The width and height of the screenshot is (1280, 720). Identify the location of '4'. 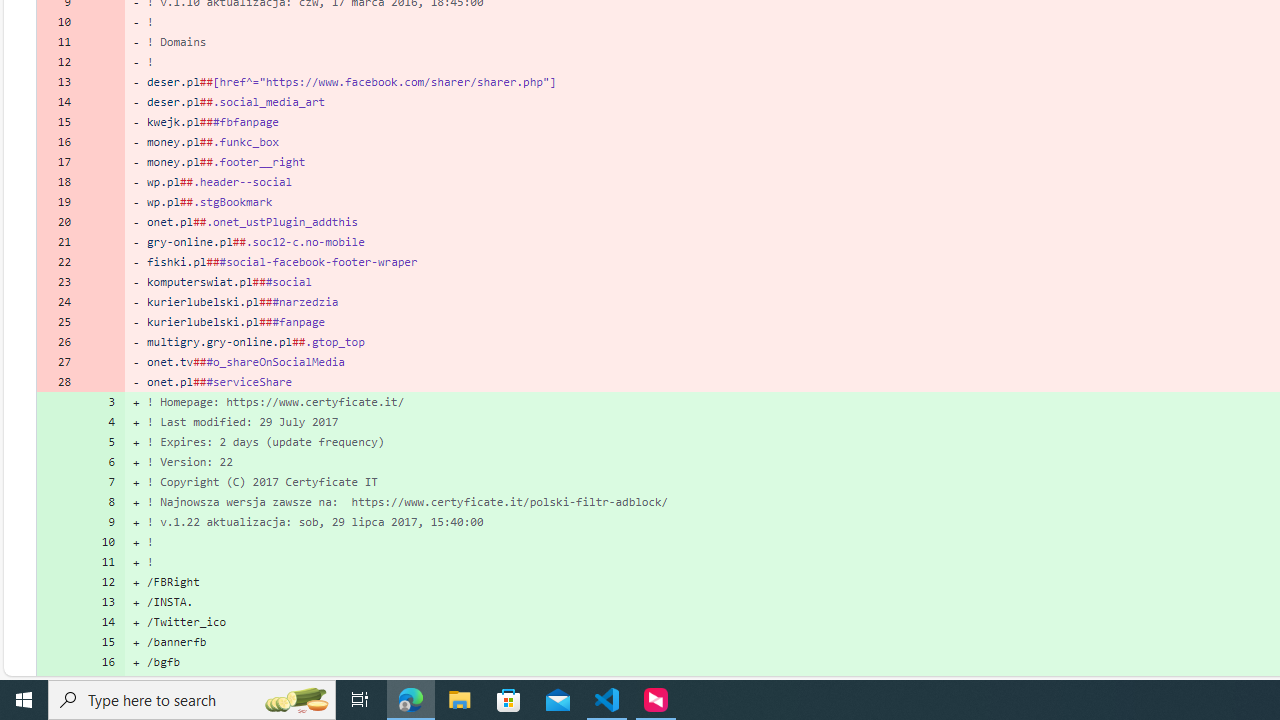
(102, 420).